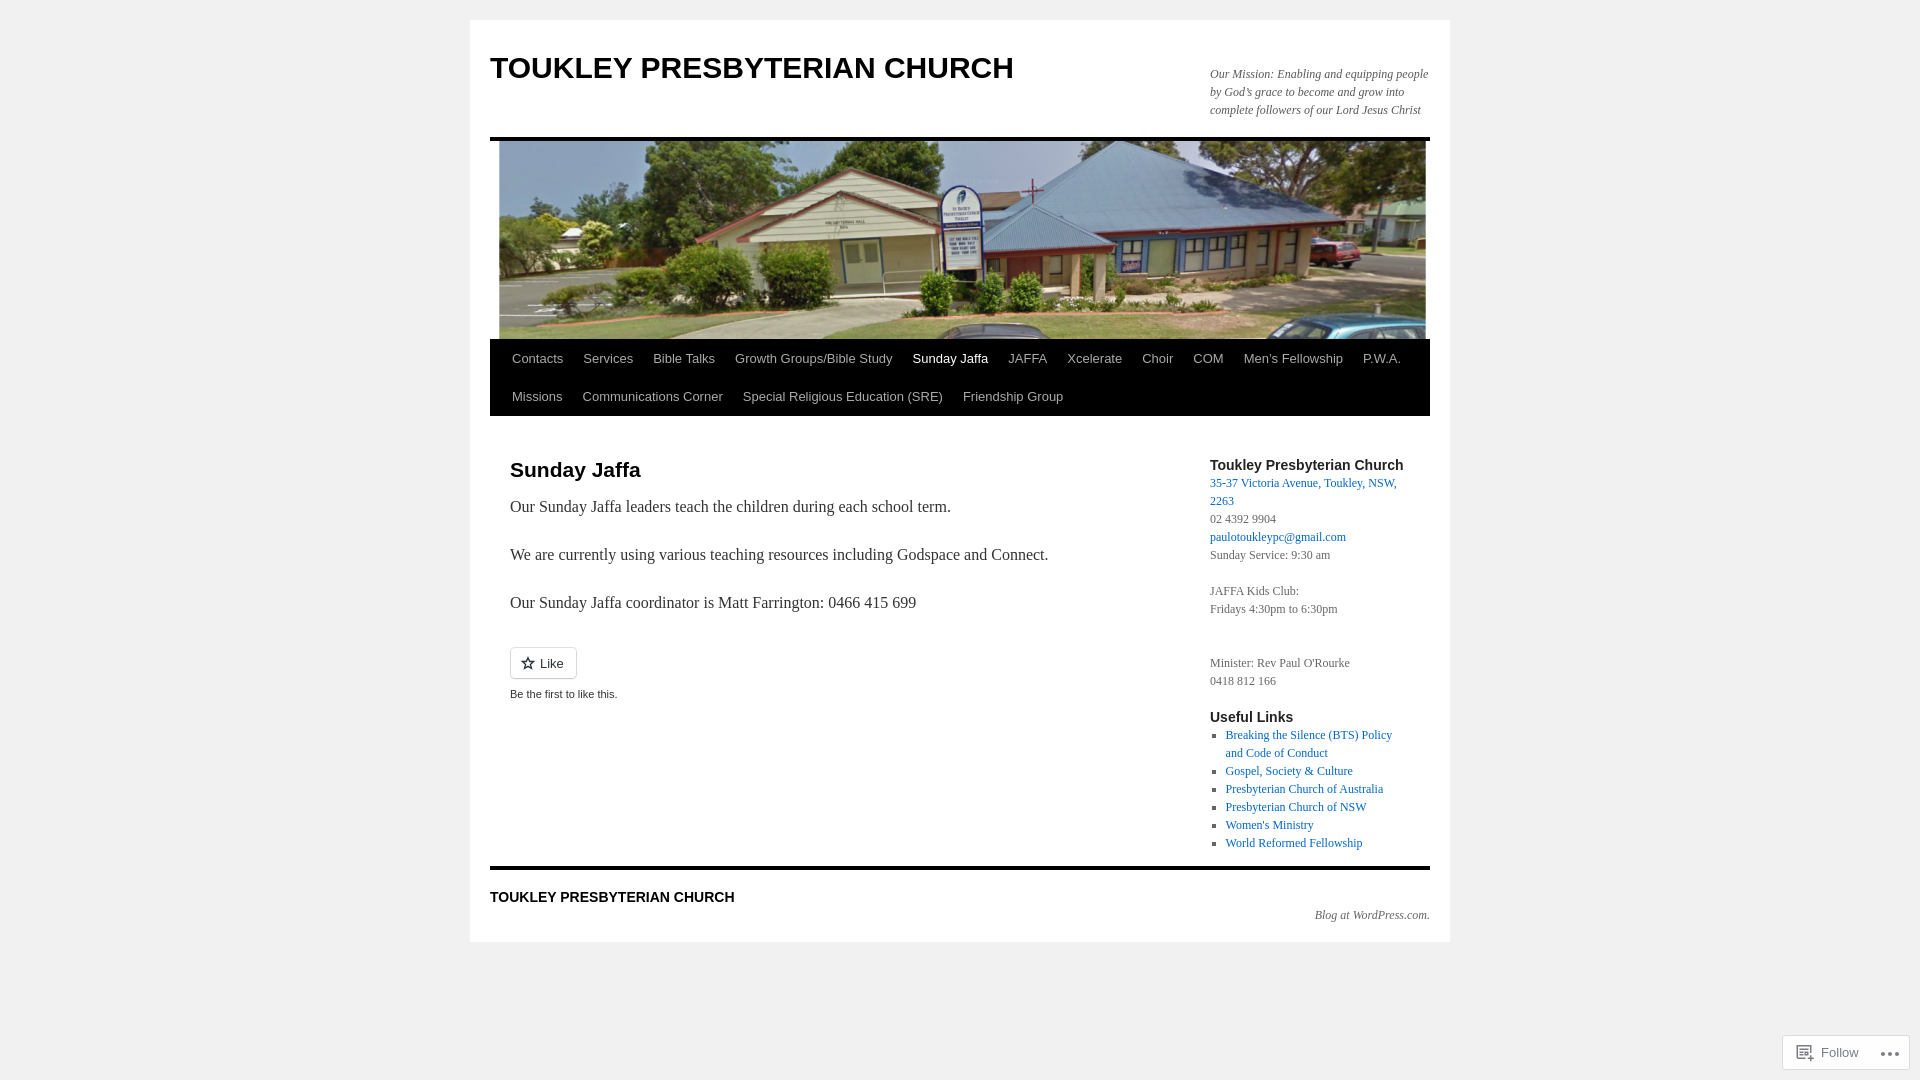 The width and height of the screenshot is (1920, 1080). Describe the element at coordinates (537, 357) in the screenshot. I see `'Contacts'` at that location.